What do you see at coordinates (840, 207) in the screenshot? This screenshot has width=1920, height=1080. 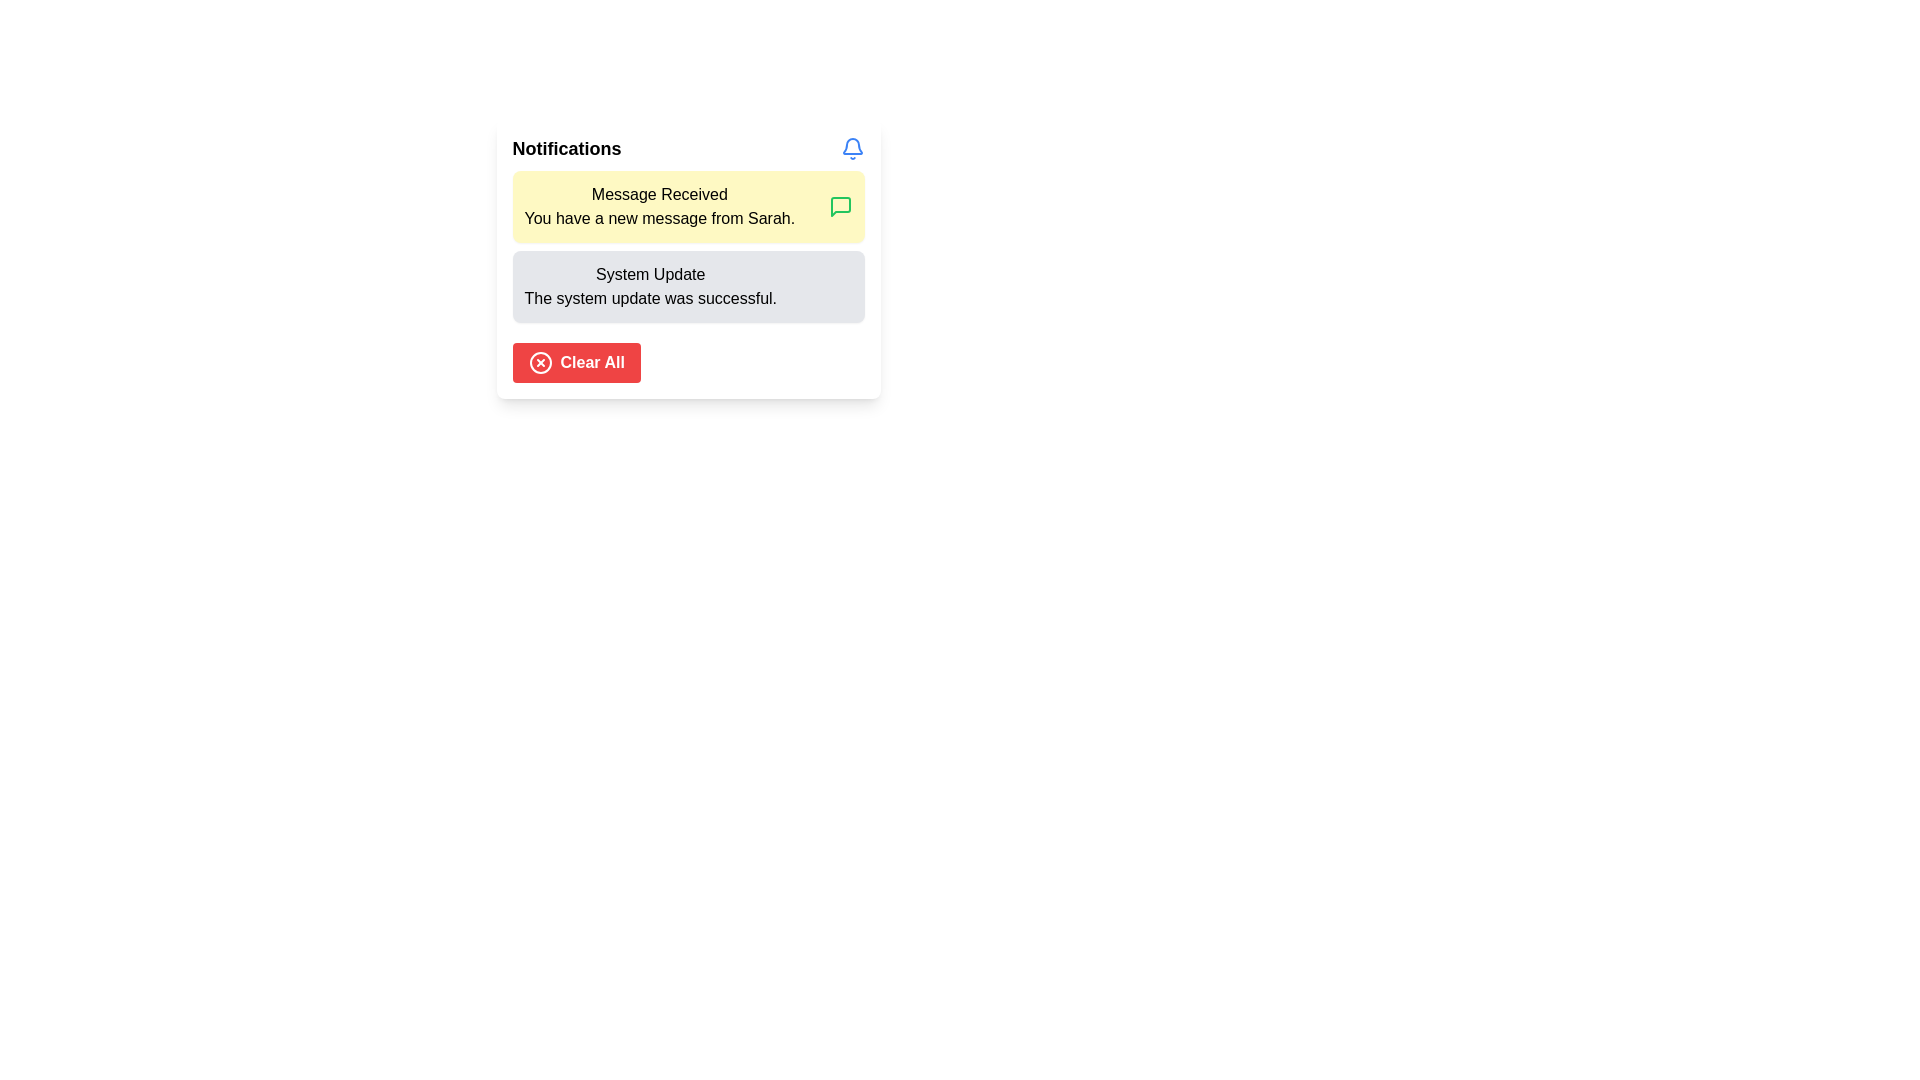 I see `the interactive icon/button located at the top-right of the yellow-highlighted 'Message Received' notification card to interact with the message from Sarah` at bounding box center [840, 207].